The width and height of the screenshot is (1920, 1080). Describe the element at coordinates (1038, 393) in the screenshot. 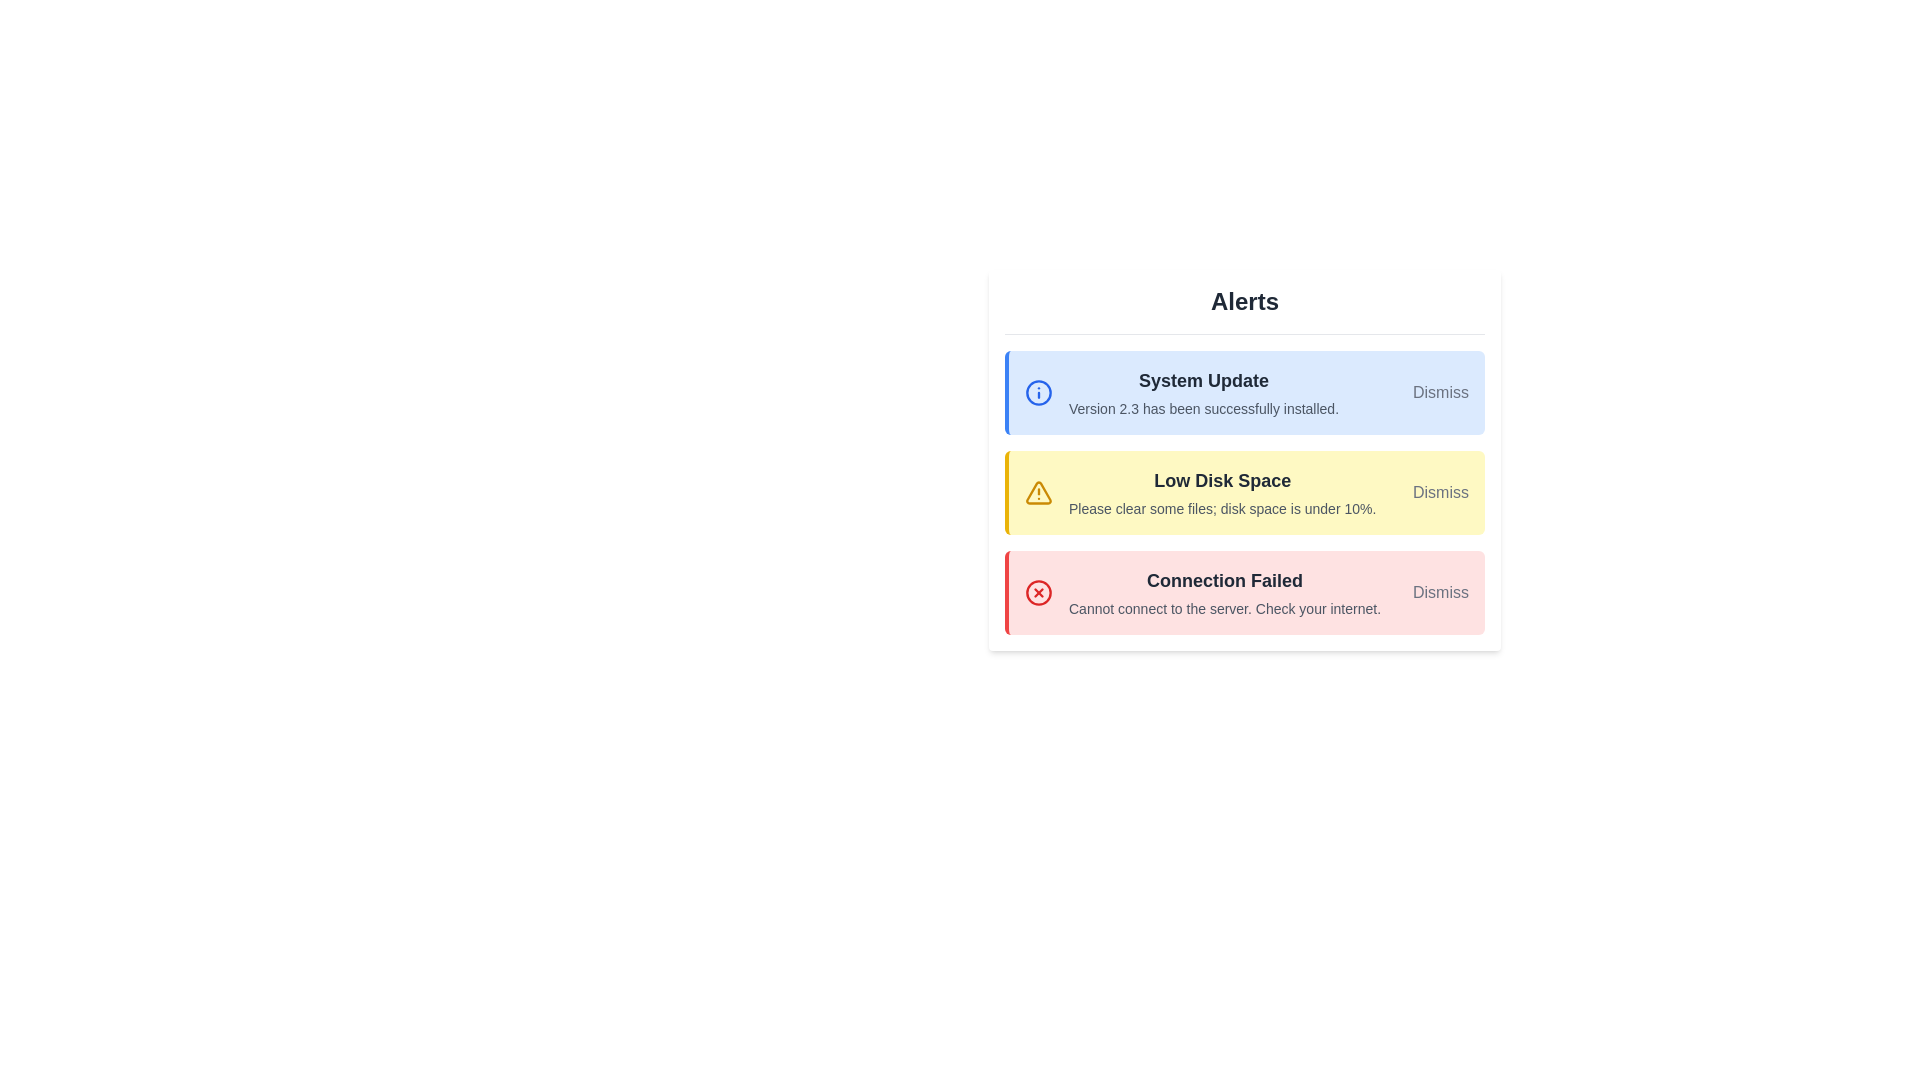

I see `the Decorative icon located on the left side of the topmost notification panel, next to the text 'System Update - Version 2.3 has been successfully installed.'` at that location.